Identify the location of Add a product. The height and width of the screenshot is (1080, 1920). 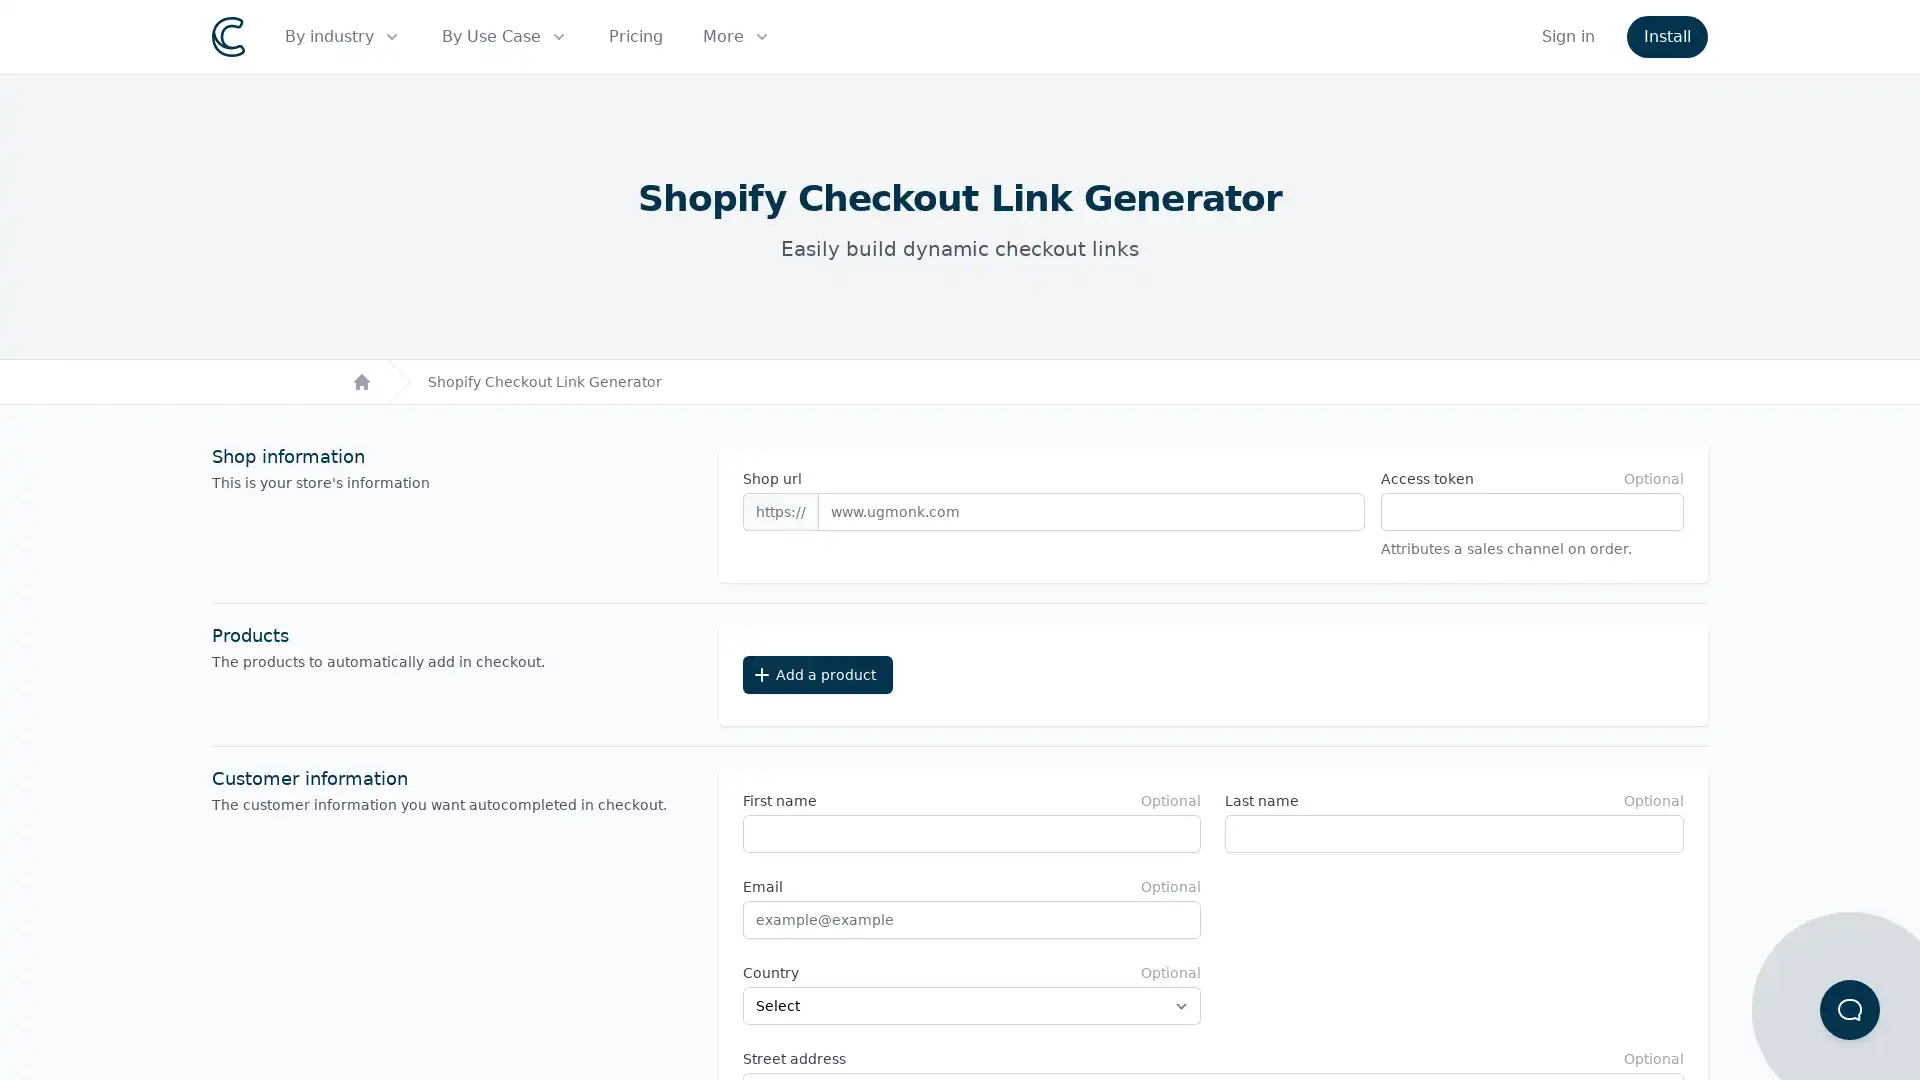
(816, 675).